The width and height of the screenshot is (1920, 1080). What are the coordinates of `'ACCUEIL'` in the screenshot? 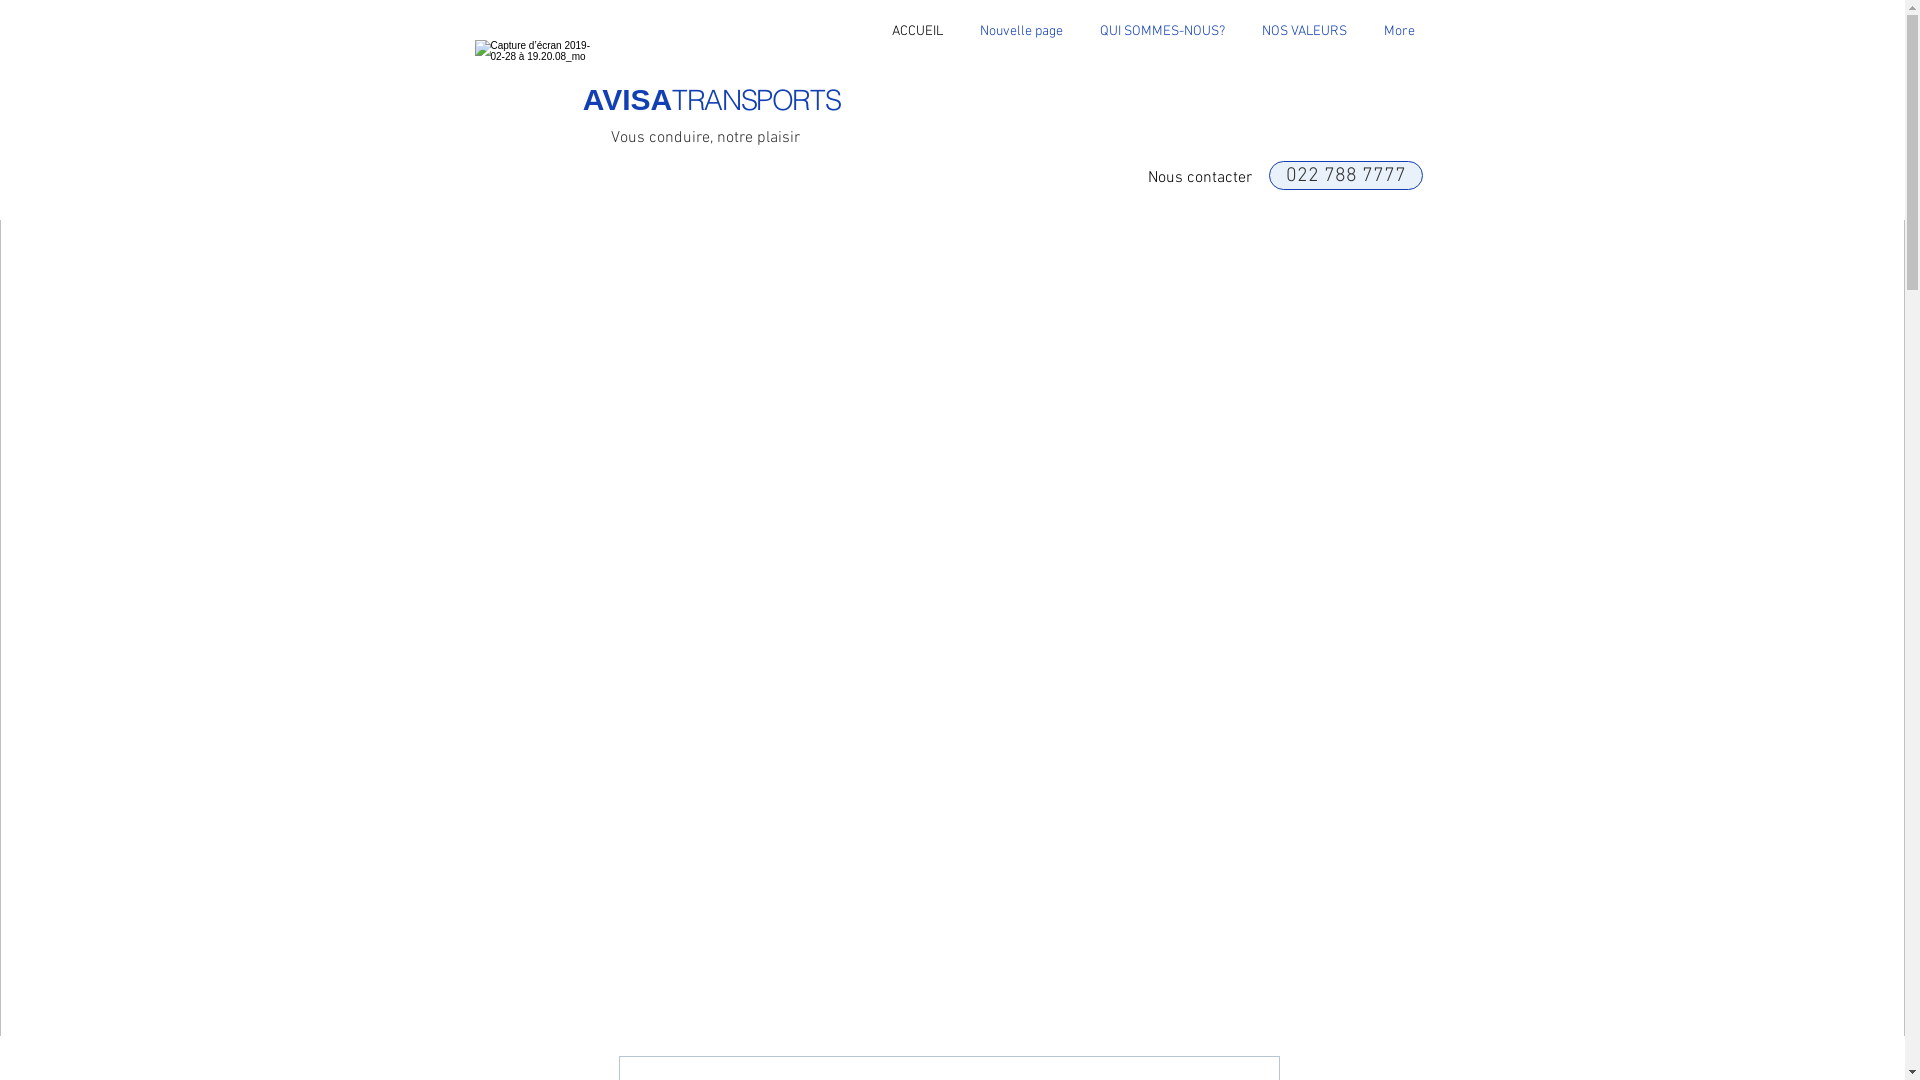 It's located at (915, 31).